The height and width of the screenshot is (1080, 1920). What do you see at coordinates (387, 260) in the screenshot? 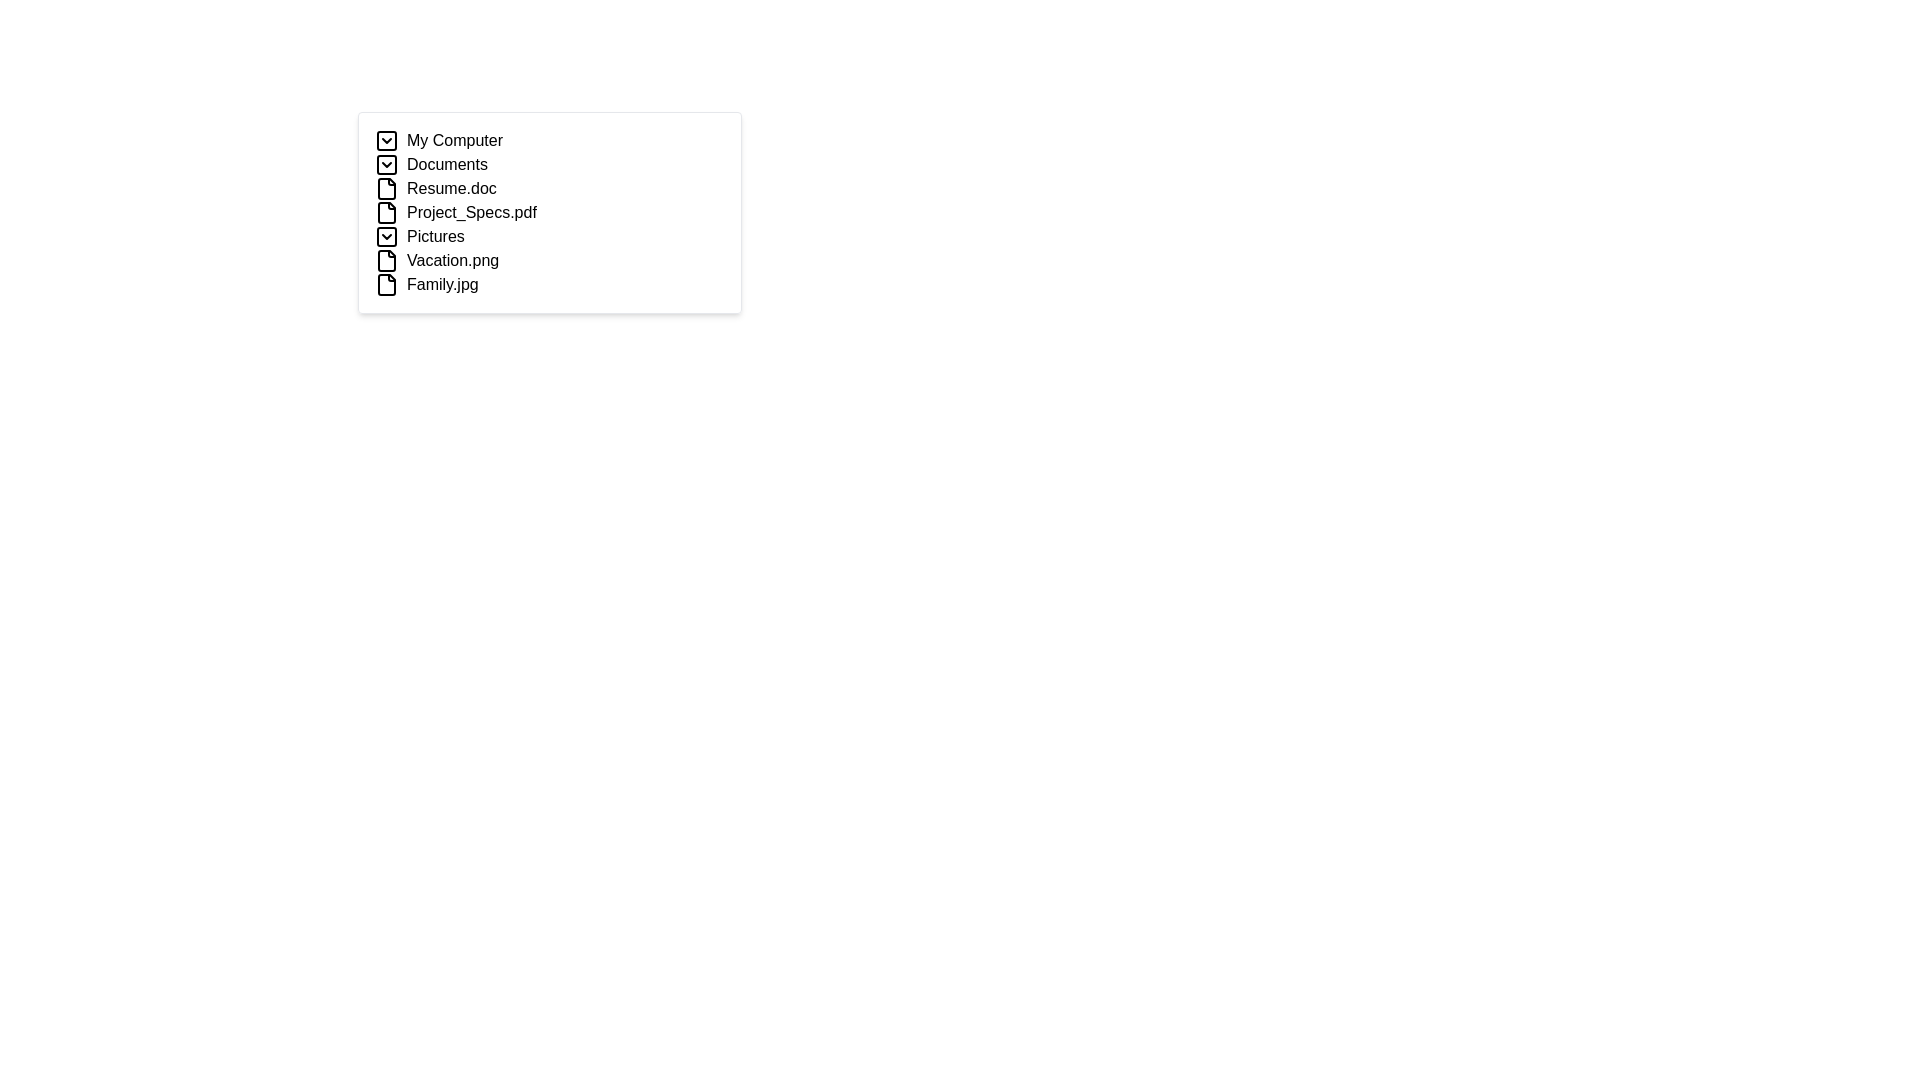
I see `the appearance of the document file icon located to the left of the text 'Vacation.png' in the directory list` at bounding box center [387, 260].